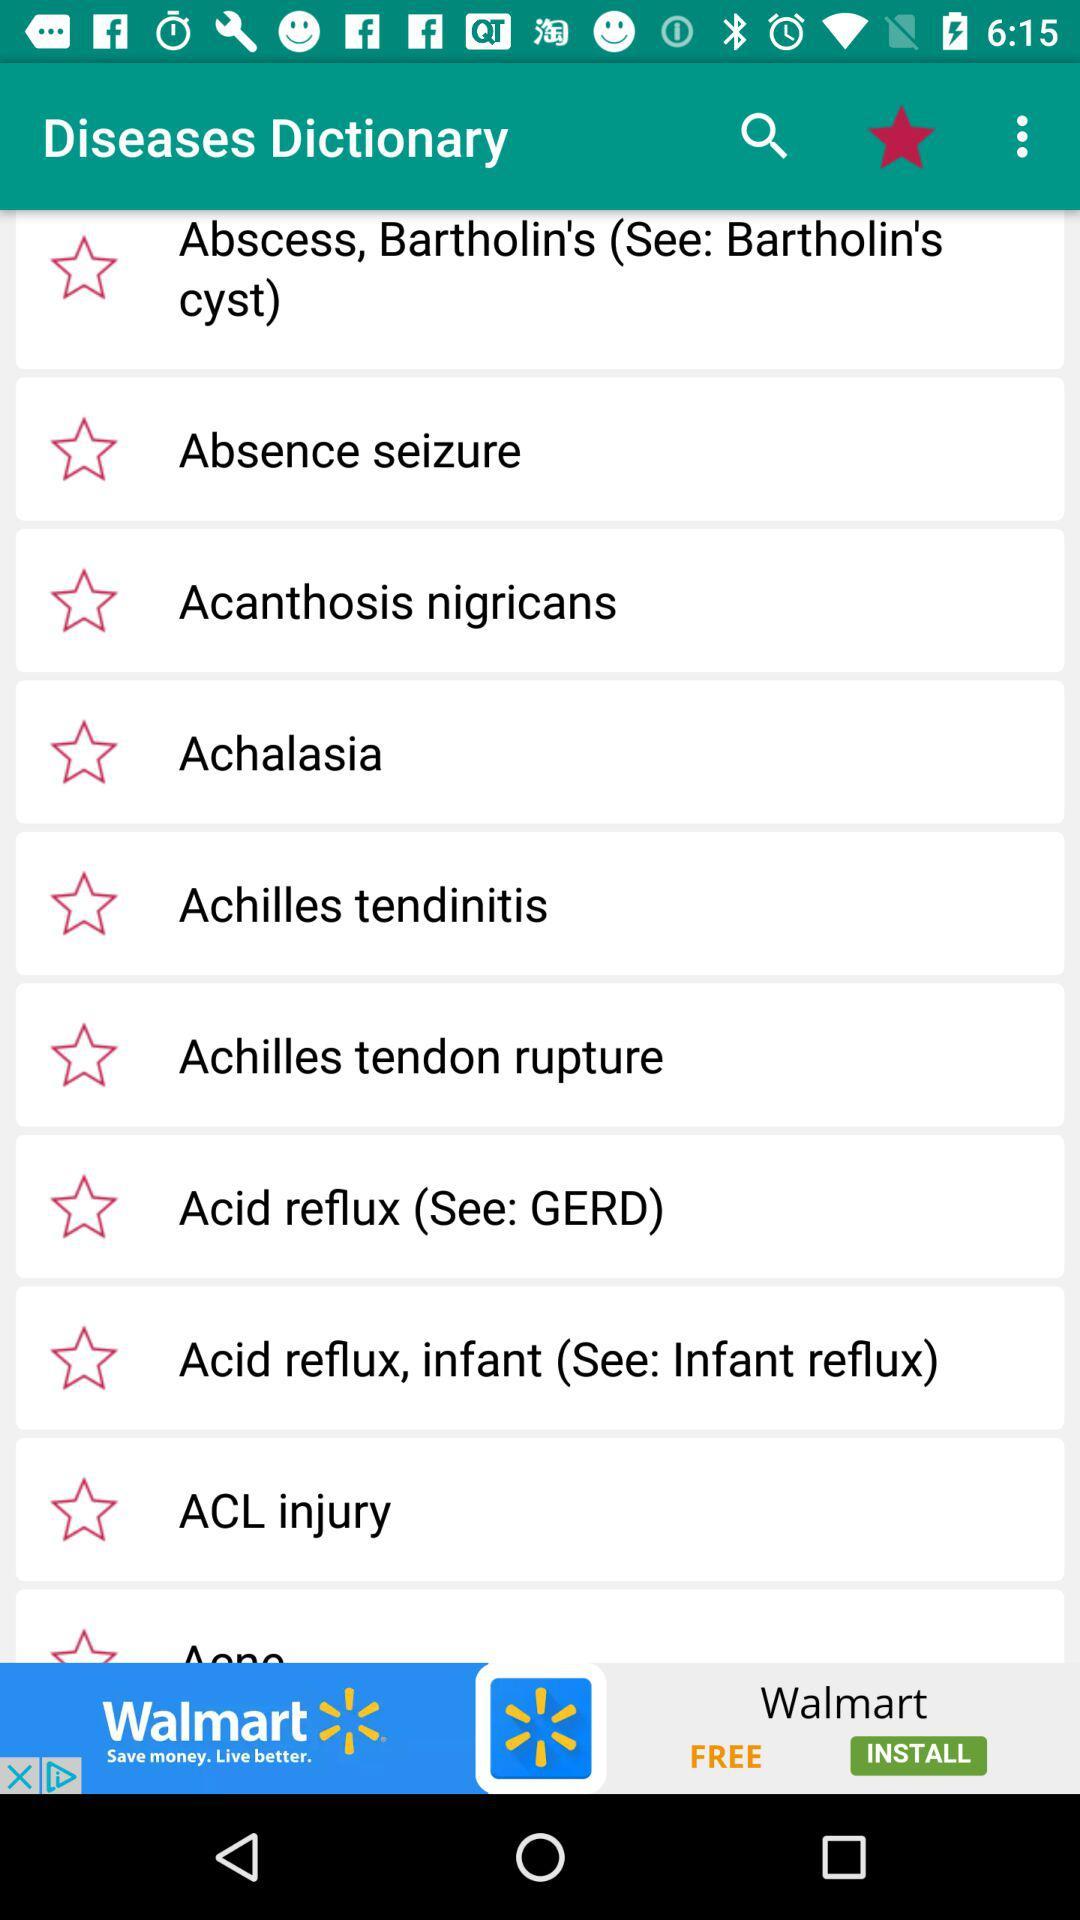 Image resolution: width=1080 pixels, height=1920 pixels. I want to click on like, so click(83, 266).